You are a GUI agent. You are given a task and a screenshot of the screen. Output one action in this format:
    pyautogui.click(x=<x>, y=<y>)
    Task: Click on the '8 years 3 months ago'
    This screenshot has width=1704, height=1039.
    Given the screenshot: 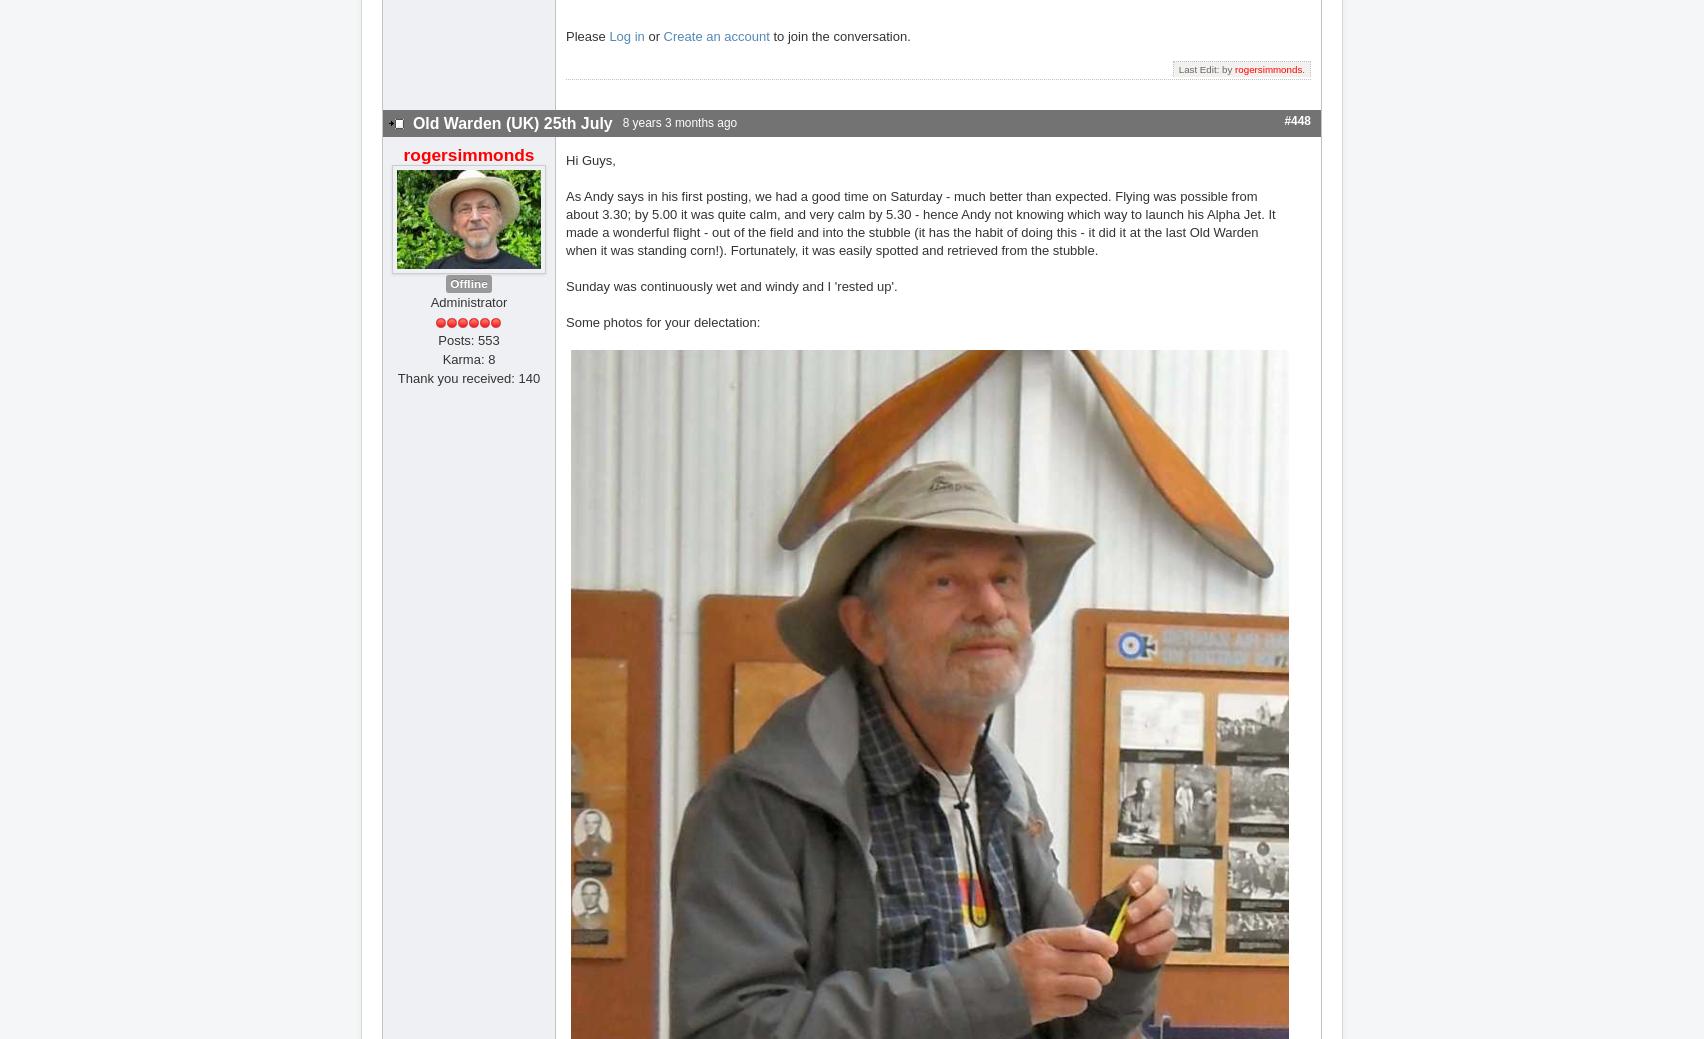 What is the action you would take?
    pyautogui.click(x=678, y=120)
    